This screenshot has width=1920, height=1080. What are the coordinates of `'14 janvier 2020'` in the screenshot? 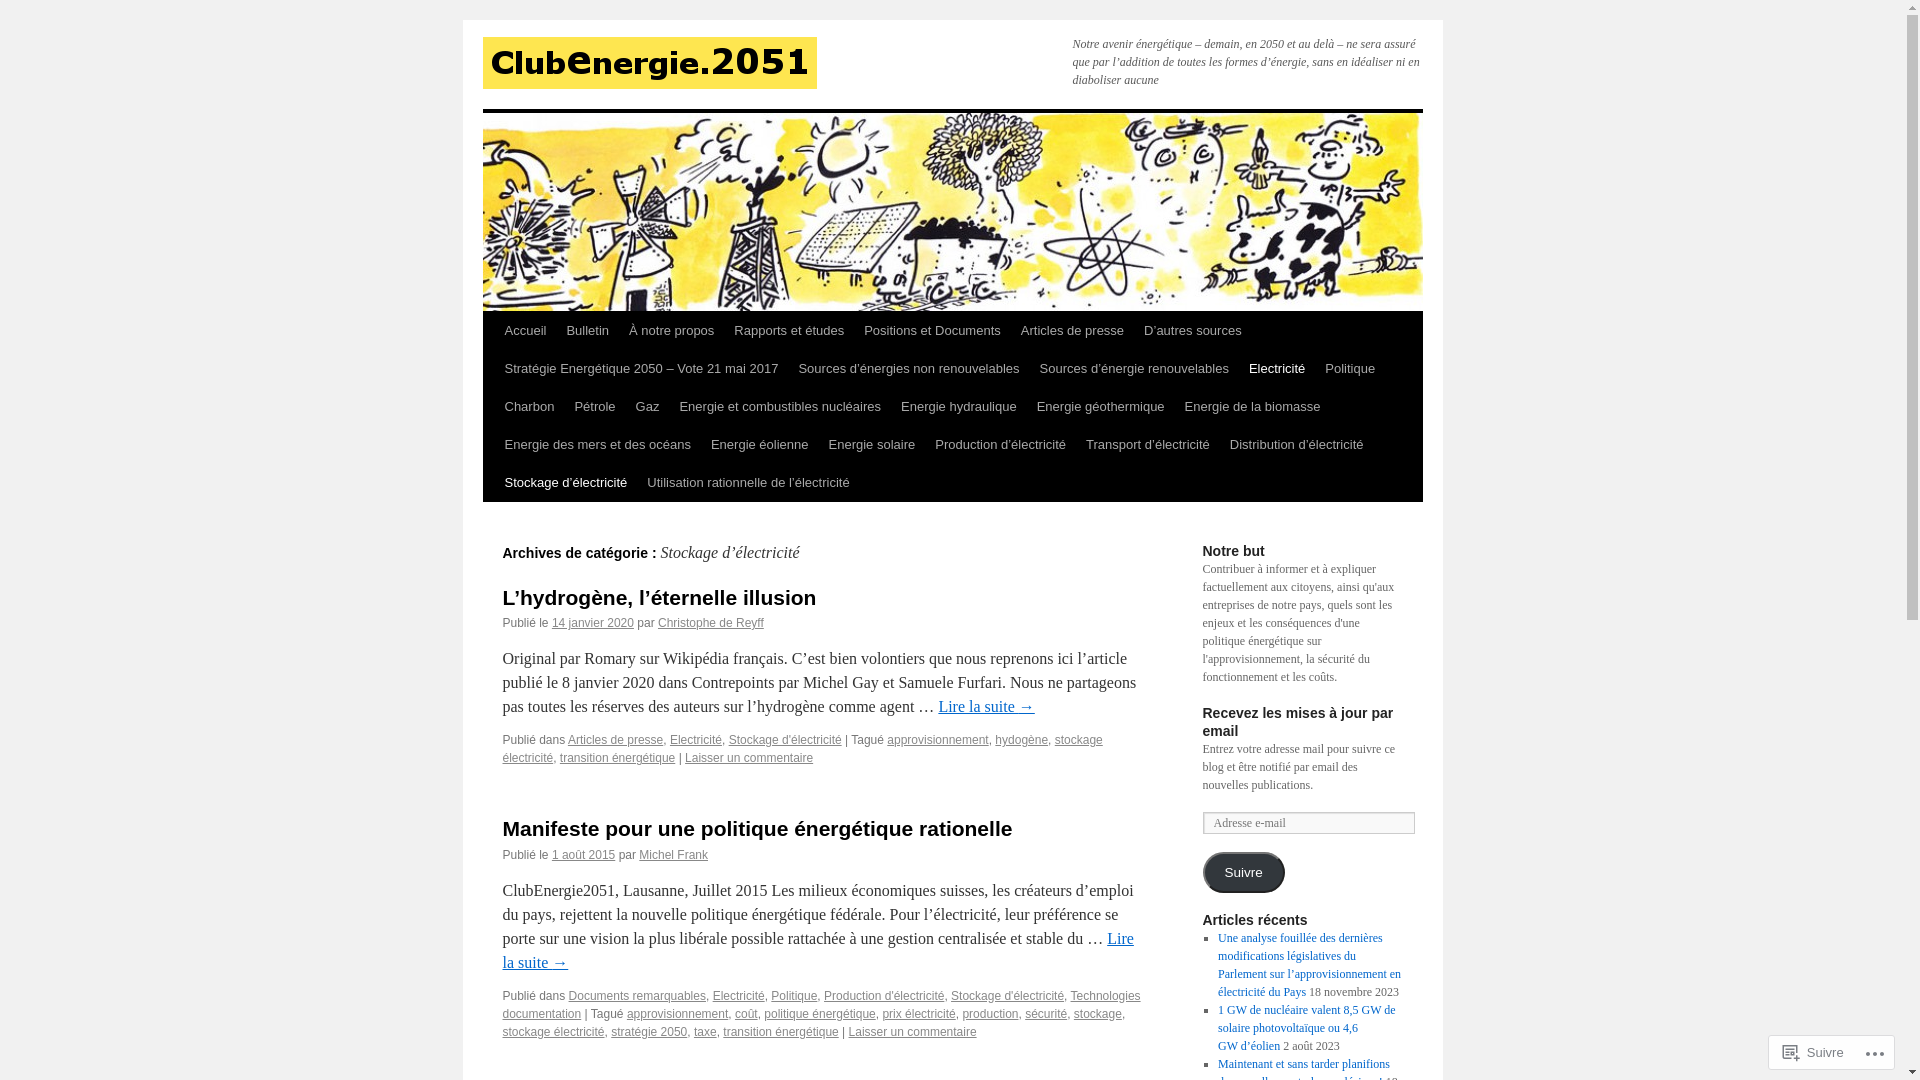 It's located at (592, 622).